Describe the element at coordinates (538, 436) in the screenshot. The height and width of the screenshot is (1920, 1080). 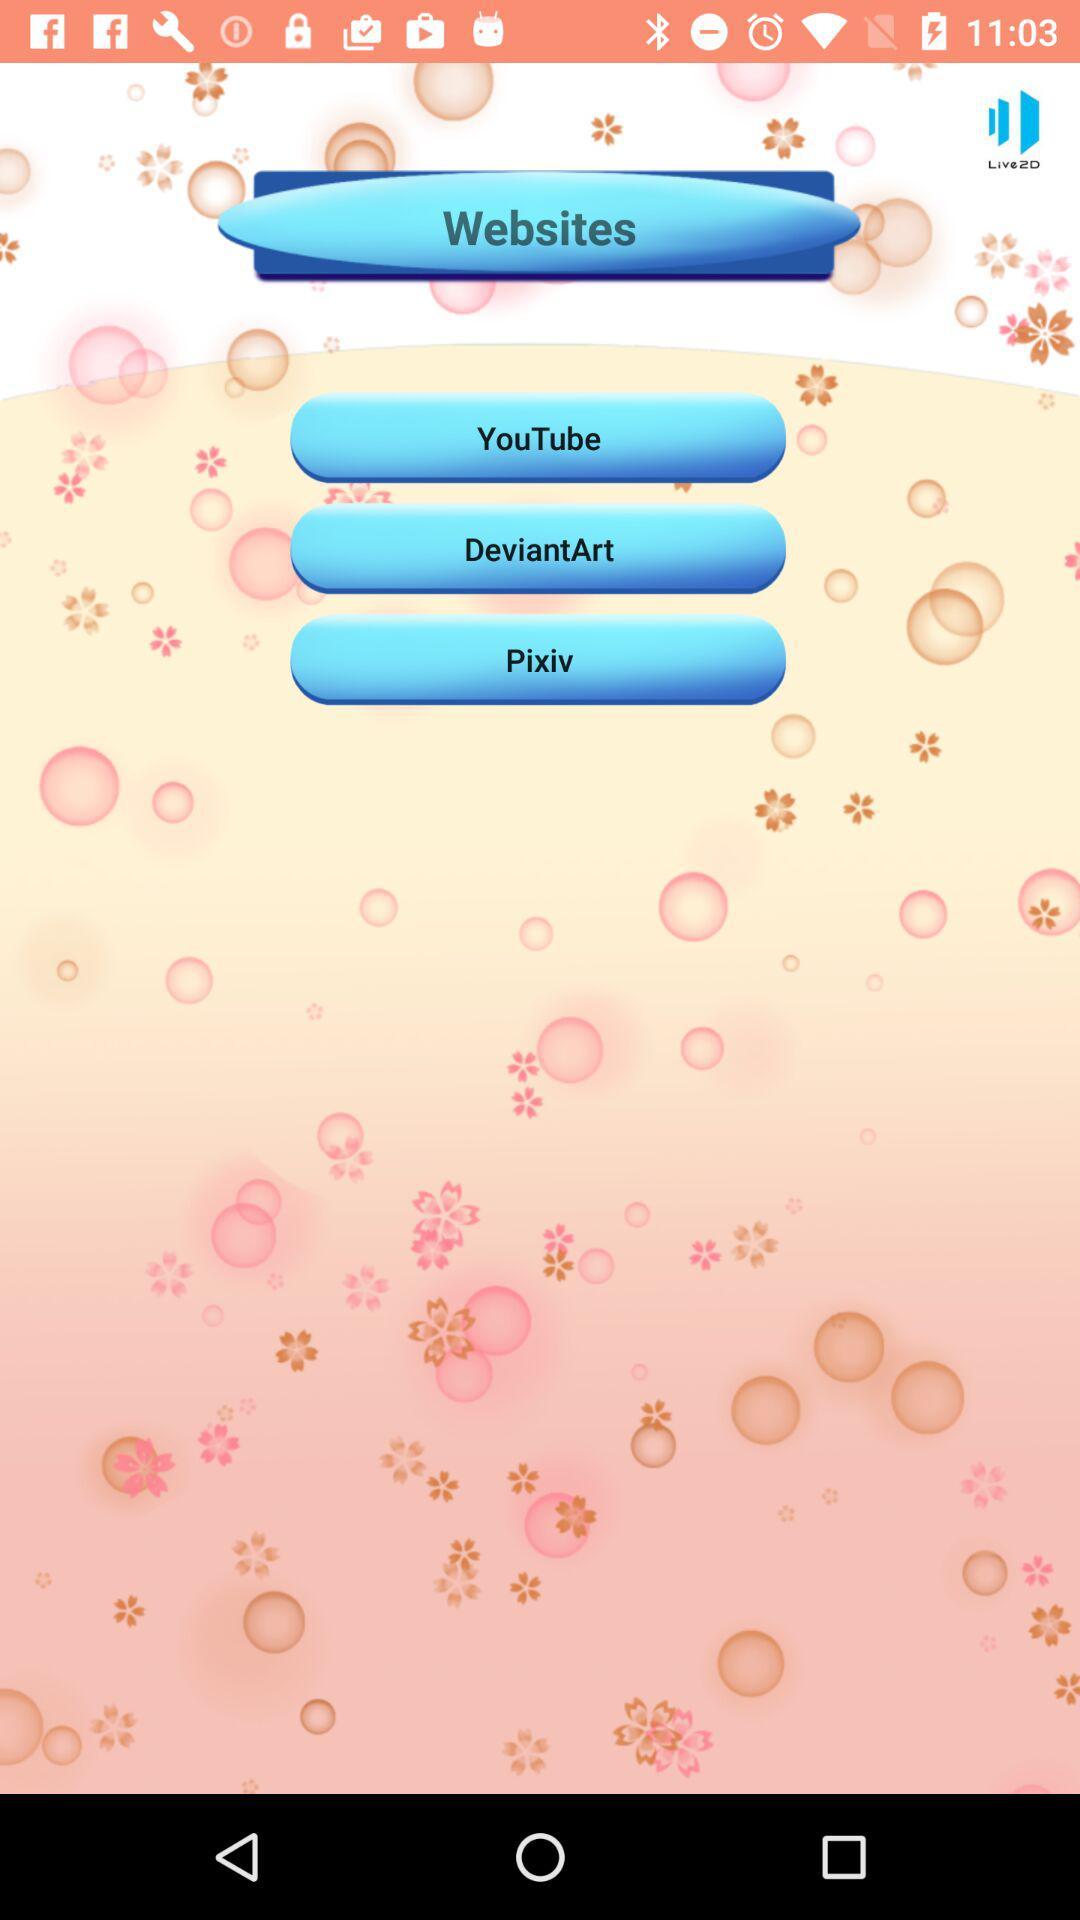
I see `the youtube` at that location.